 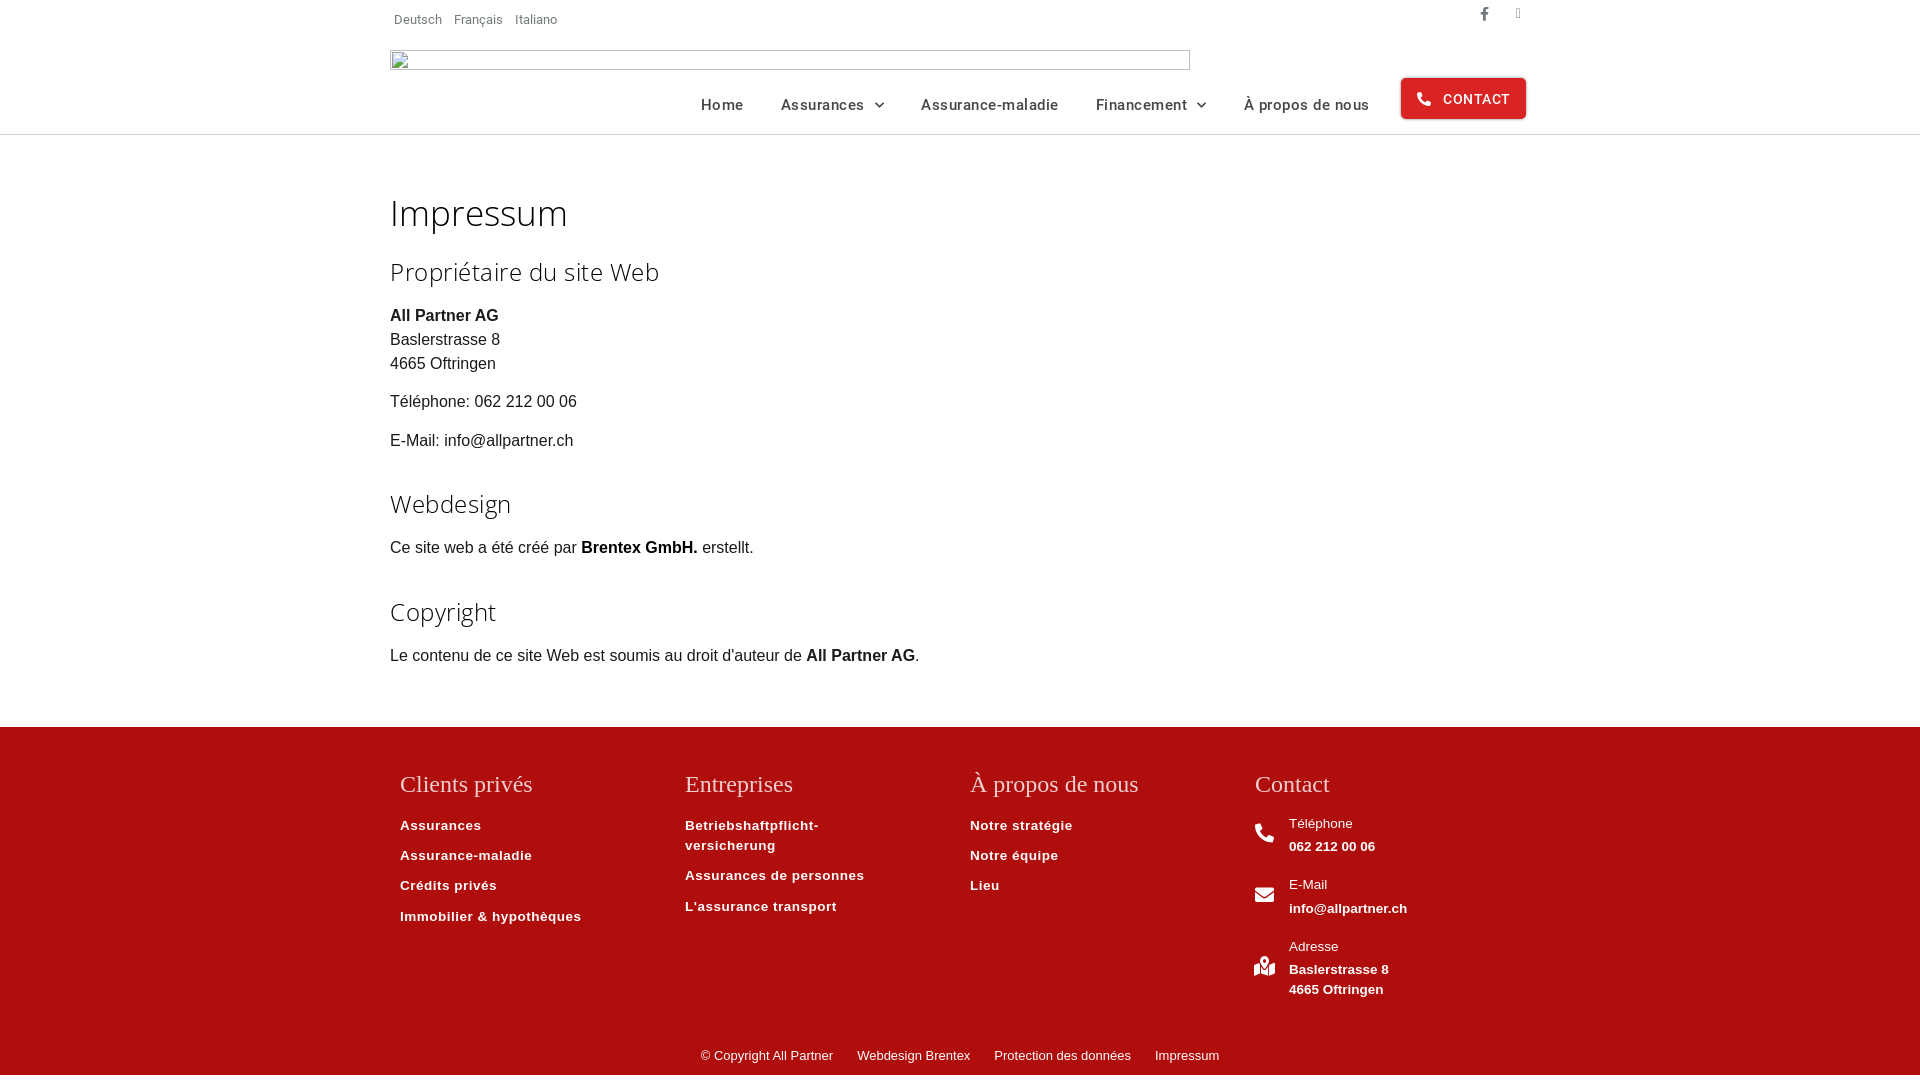 What do you see at coordinates (1151, 104) in the screenshot?
I see `'Financement'` at bounding box center [1151, 104].